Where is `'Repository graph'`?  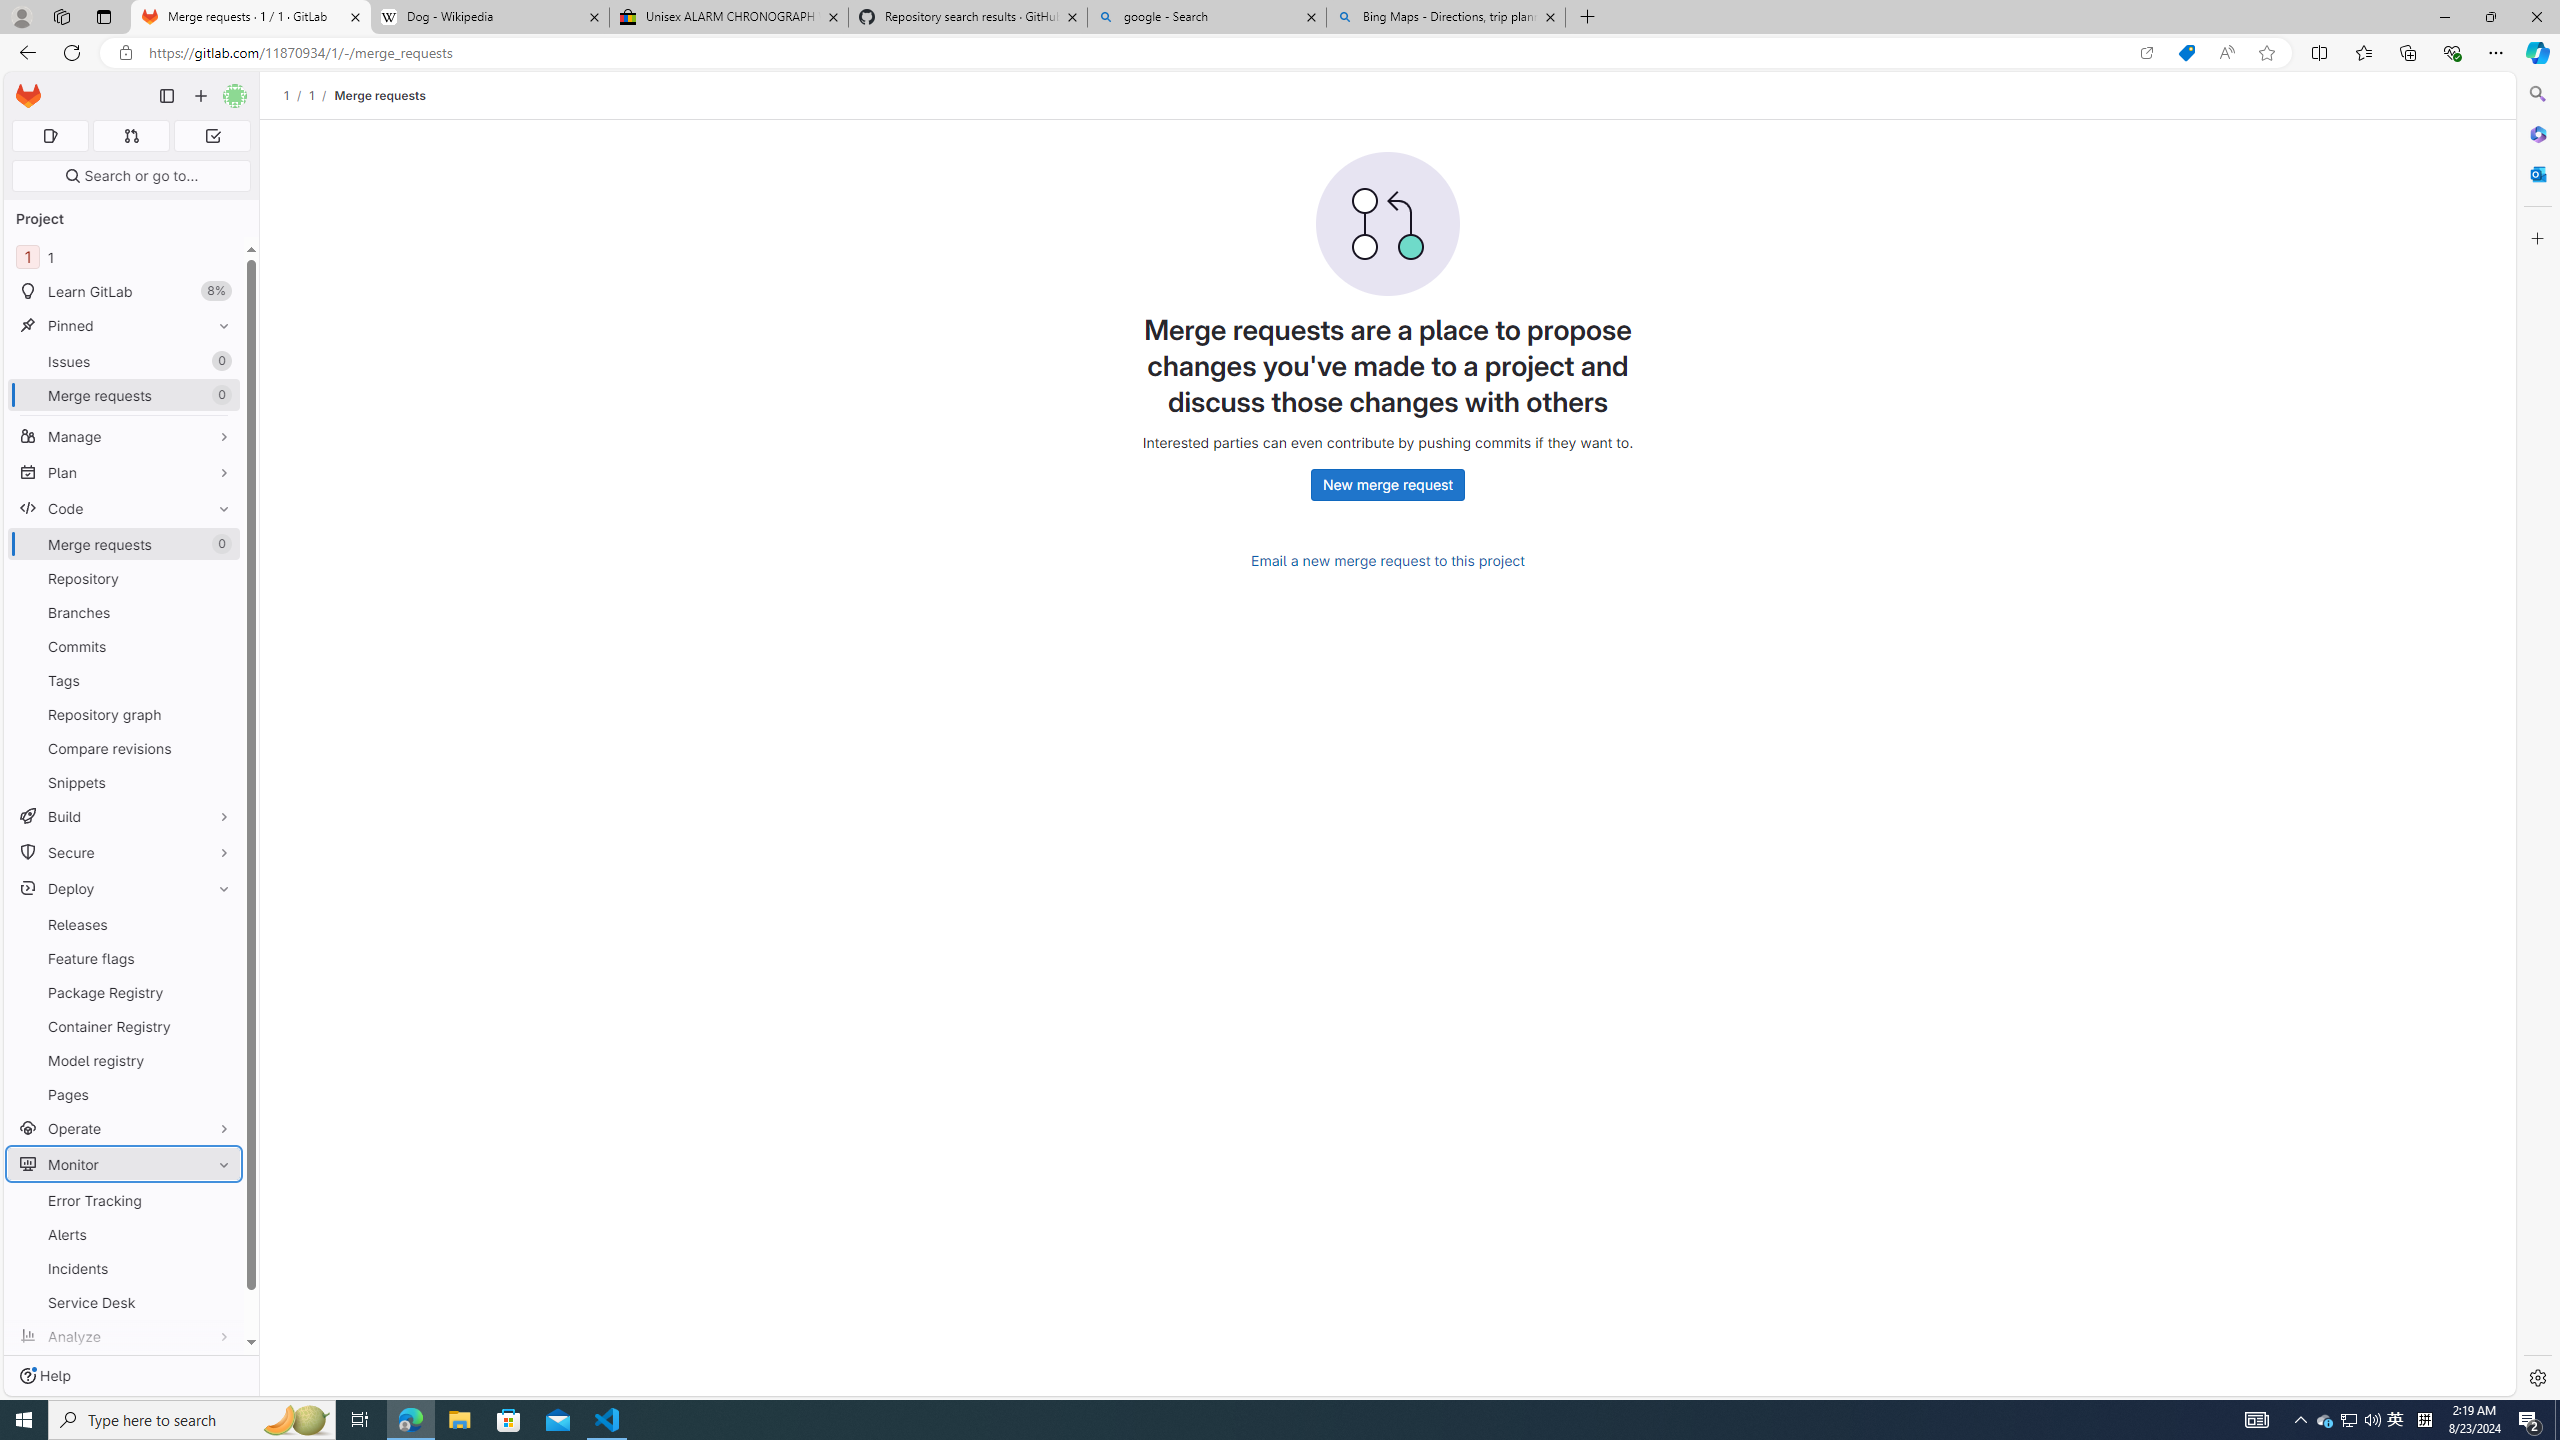
'Repository graph' is located at coordinates (123, 713).